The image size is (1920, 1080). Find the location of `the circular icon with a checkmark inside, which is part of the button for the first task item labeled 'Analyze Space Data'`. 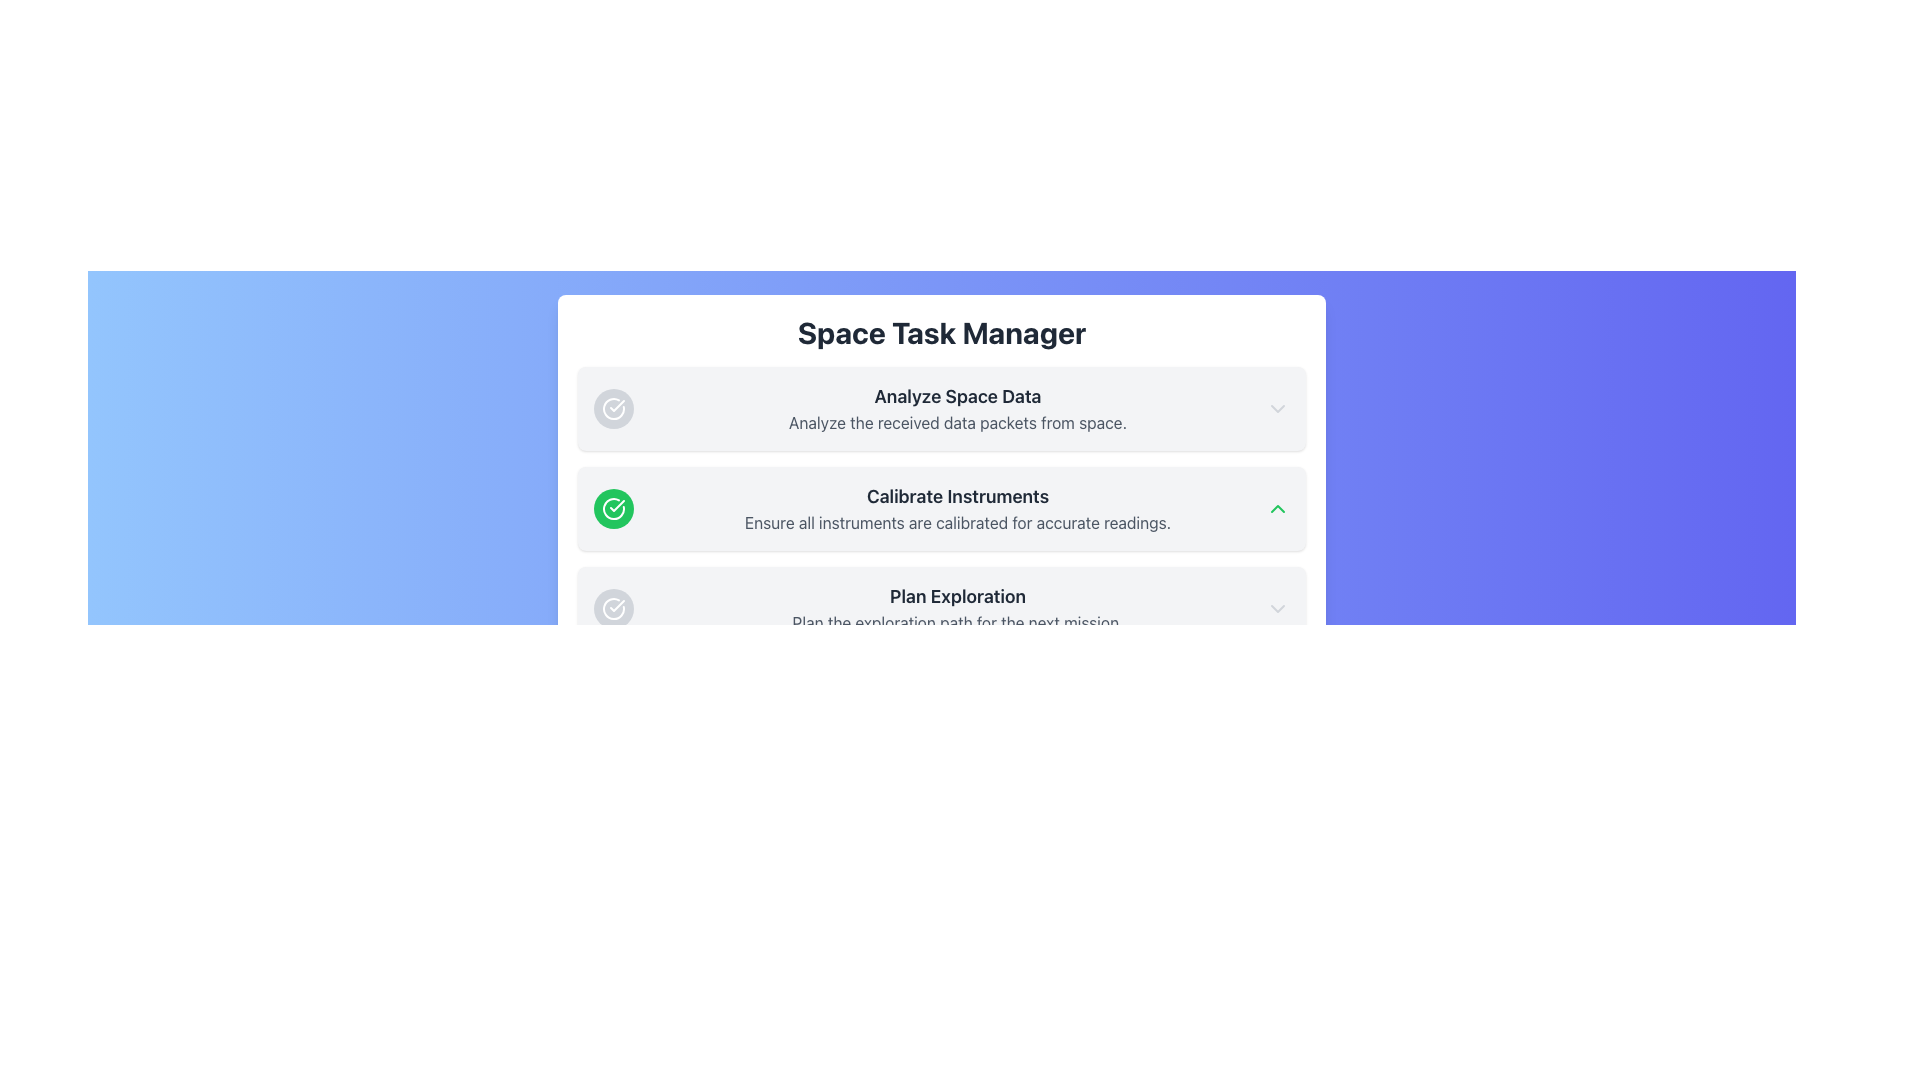

the circular icon with a checkmark inside, which is part of the button for the first task item labeled 'Analyze Space Data' is located at coordinates (613, 407).